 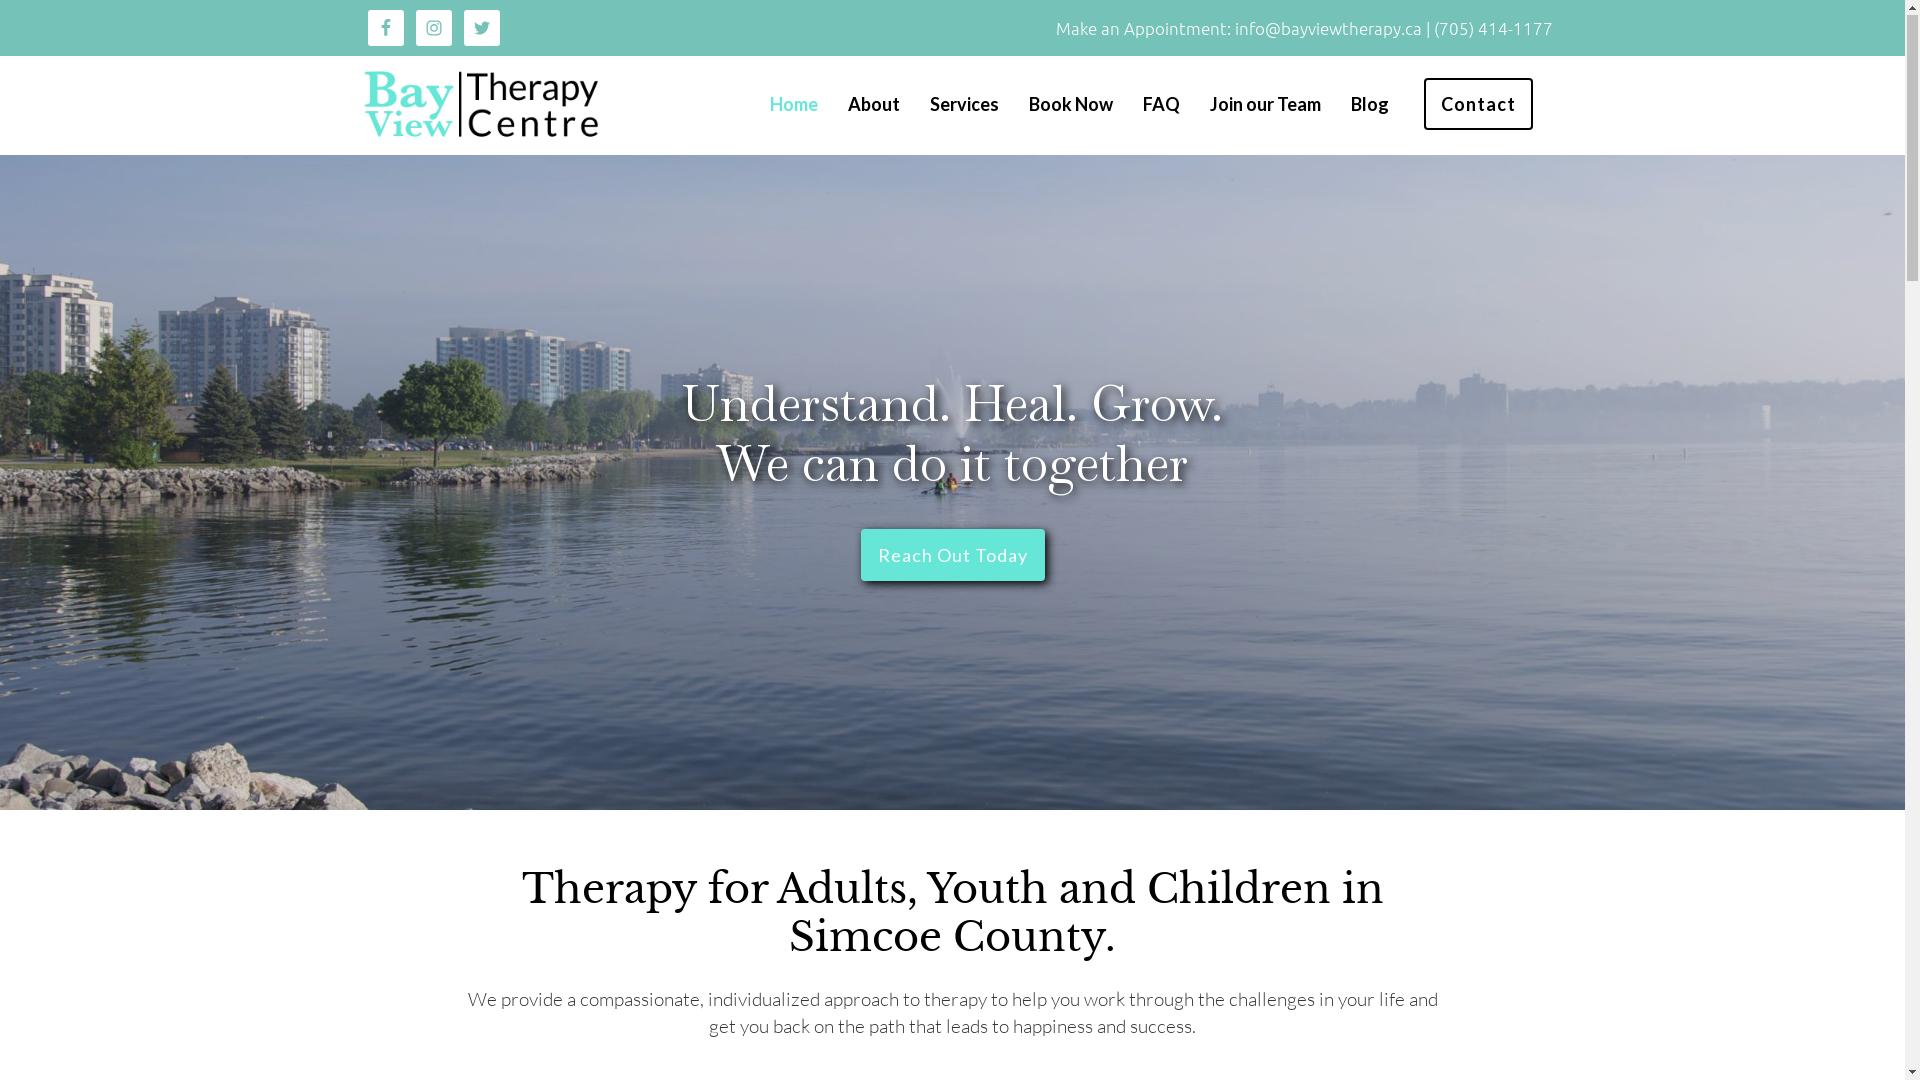 I want to click on 'Contact', so click(x=1478, y=104).